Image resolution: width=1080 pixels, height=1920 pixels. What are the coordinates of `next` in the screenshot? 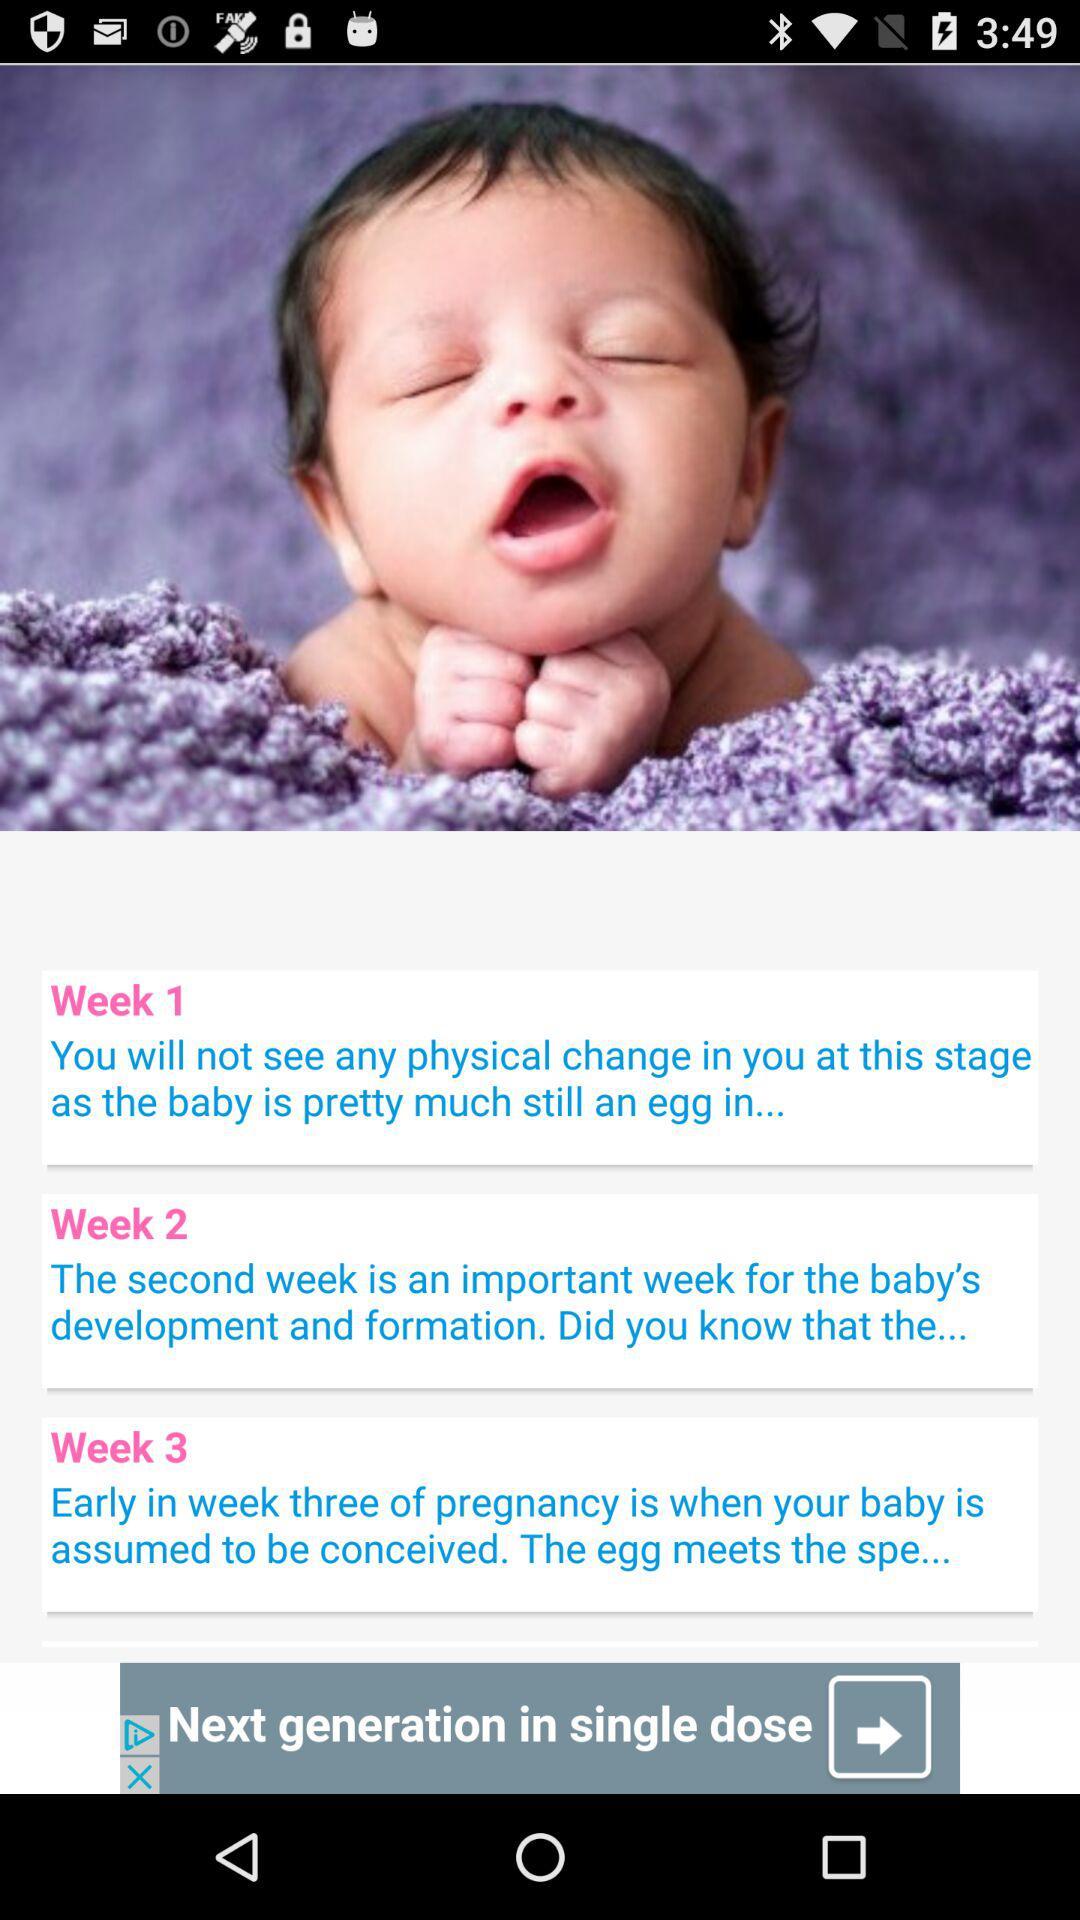 It's located at (540, 1727).